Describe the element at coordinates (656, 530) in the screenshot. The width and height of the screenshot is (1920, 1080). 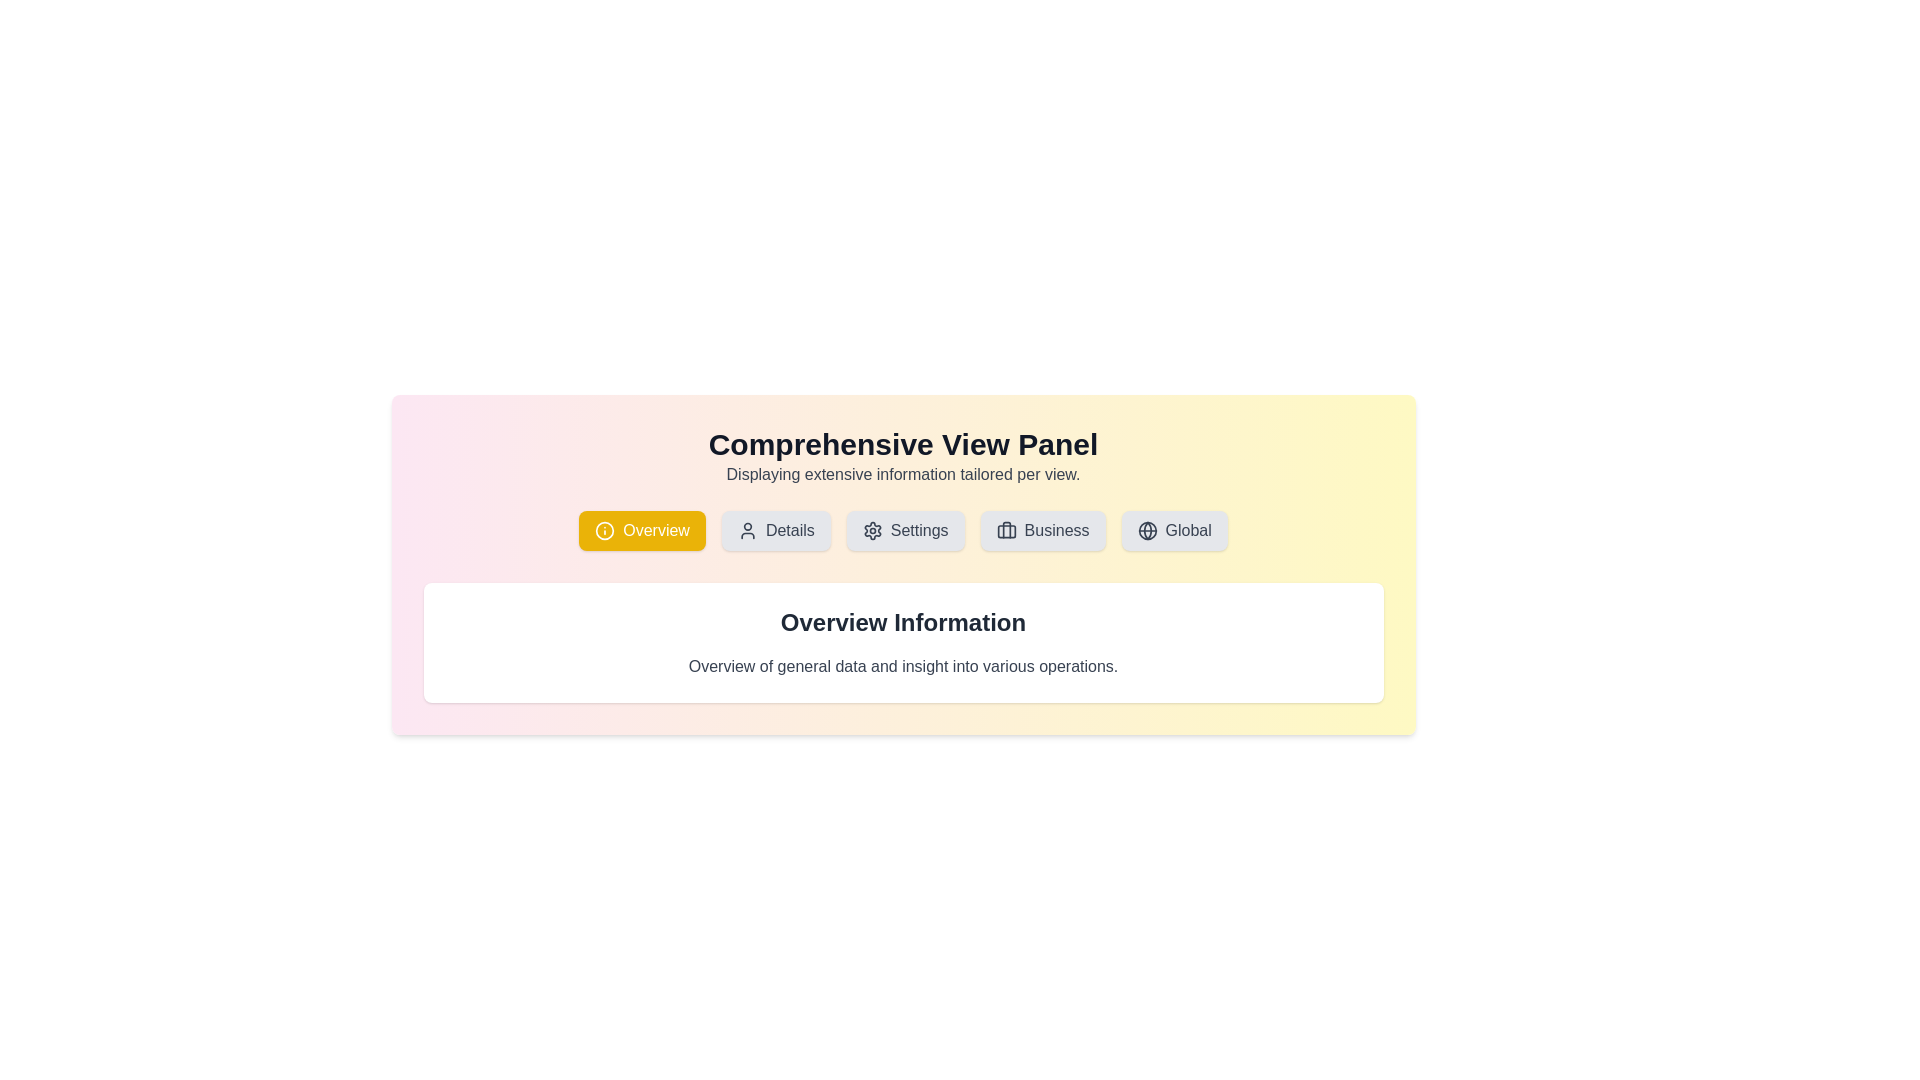
I see `the 'Overview' button, which features white text on a yellow background, located in the top-left section of the central content area` at that location.